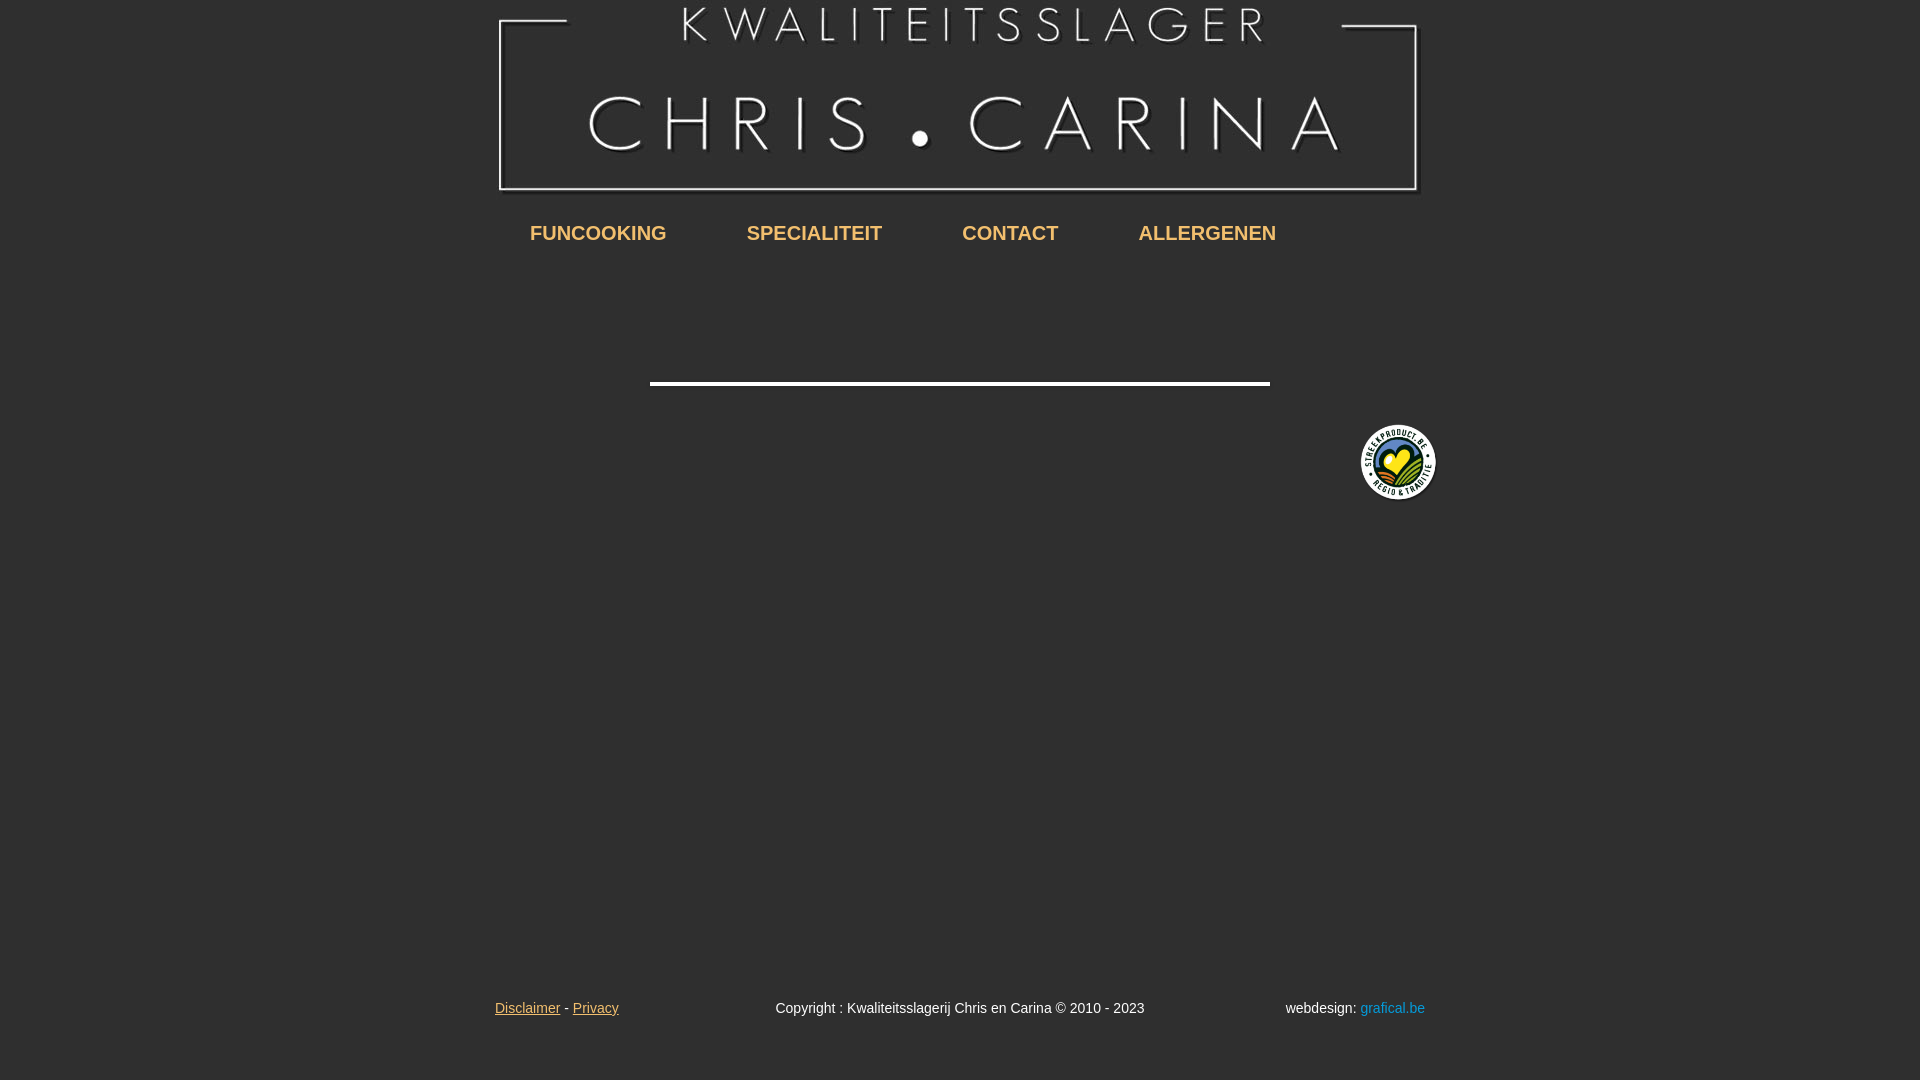 This screenshot has height=1080, width=1920. I want to click on 'CONTACT', so click(1009, 231).